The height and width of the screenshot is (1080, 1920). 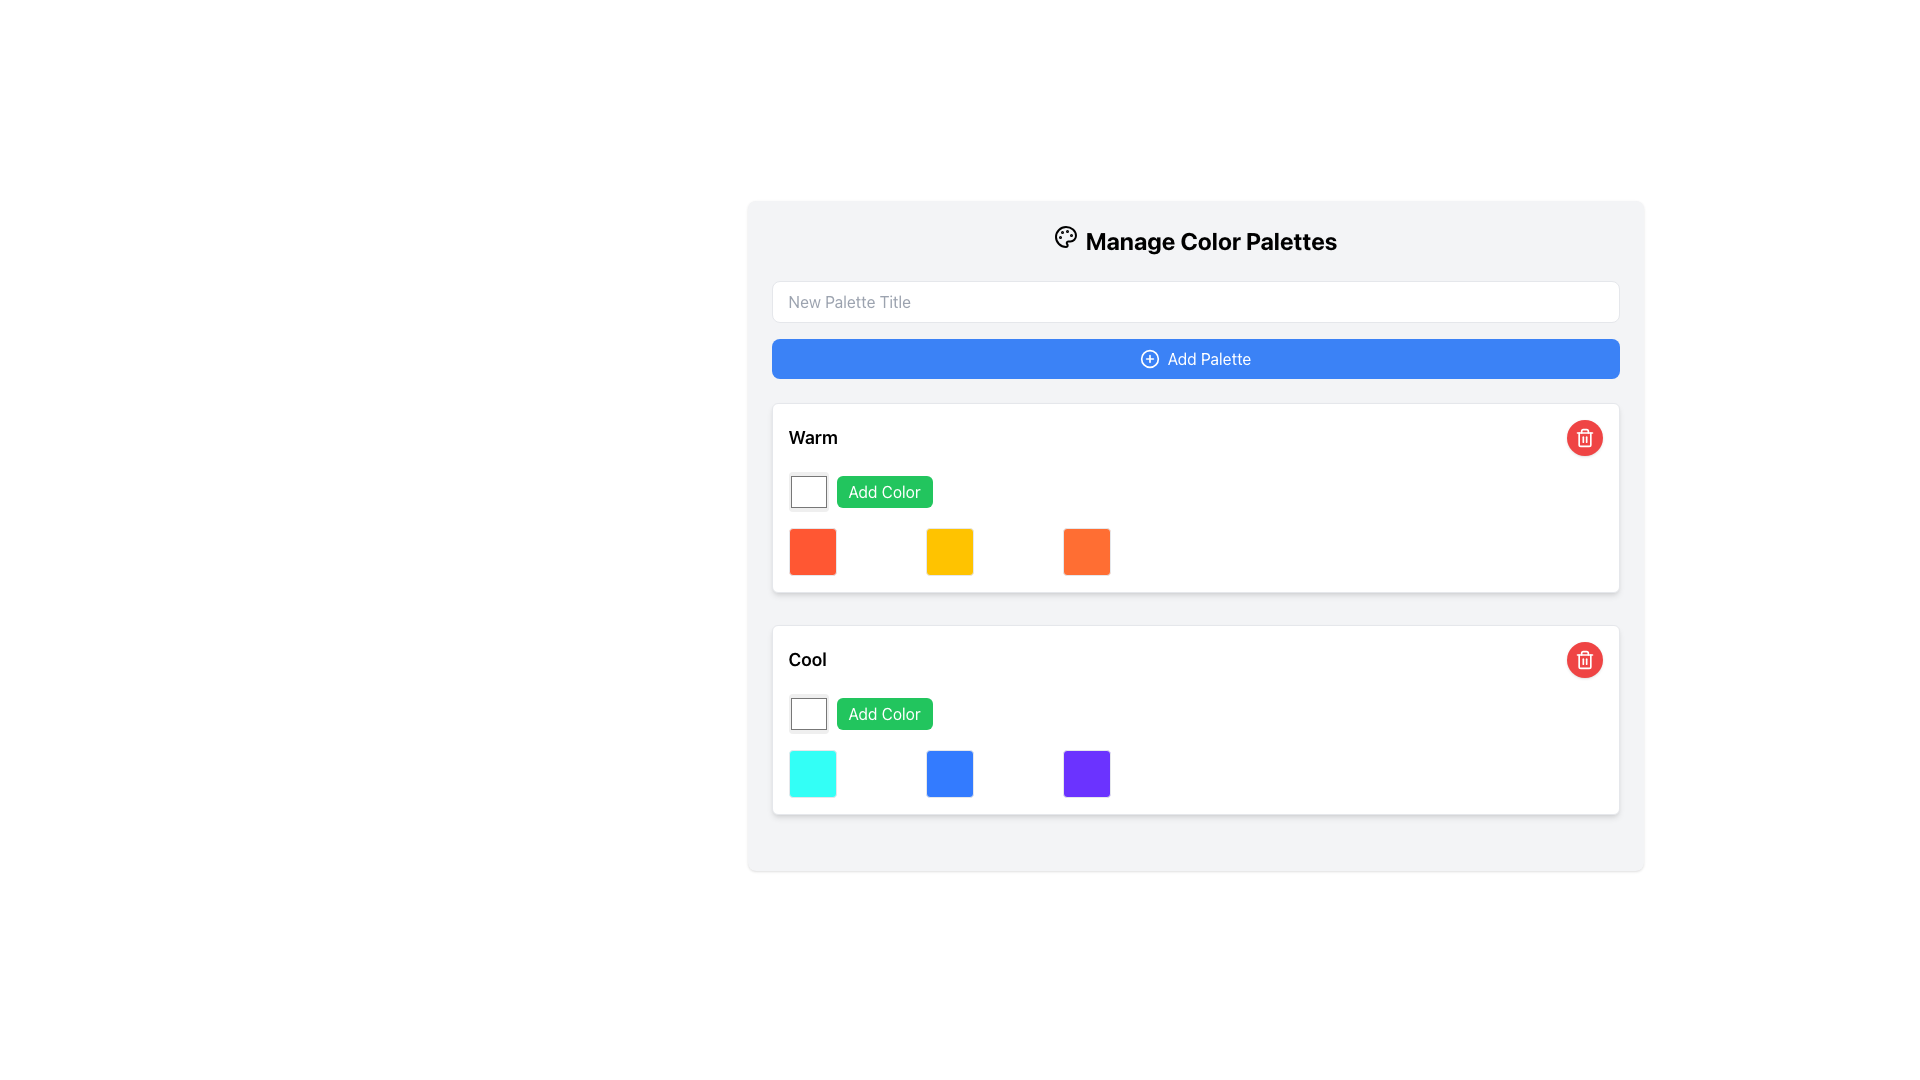 I want to click on the delete button icon for the 'Cool' palette, which features a red circular background and a trash can icon, located on the right side of the section header, so click(x=1583, y=437).